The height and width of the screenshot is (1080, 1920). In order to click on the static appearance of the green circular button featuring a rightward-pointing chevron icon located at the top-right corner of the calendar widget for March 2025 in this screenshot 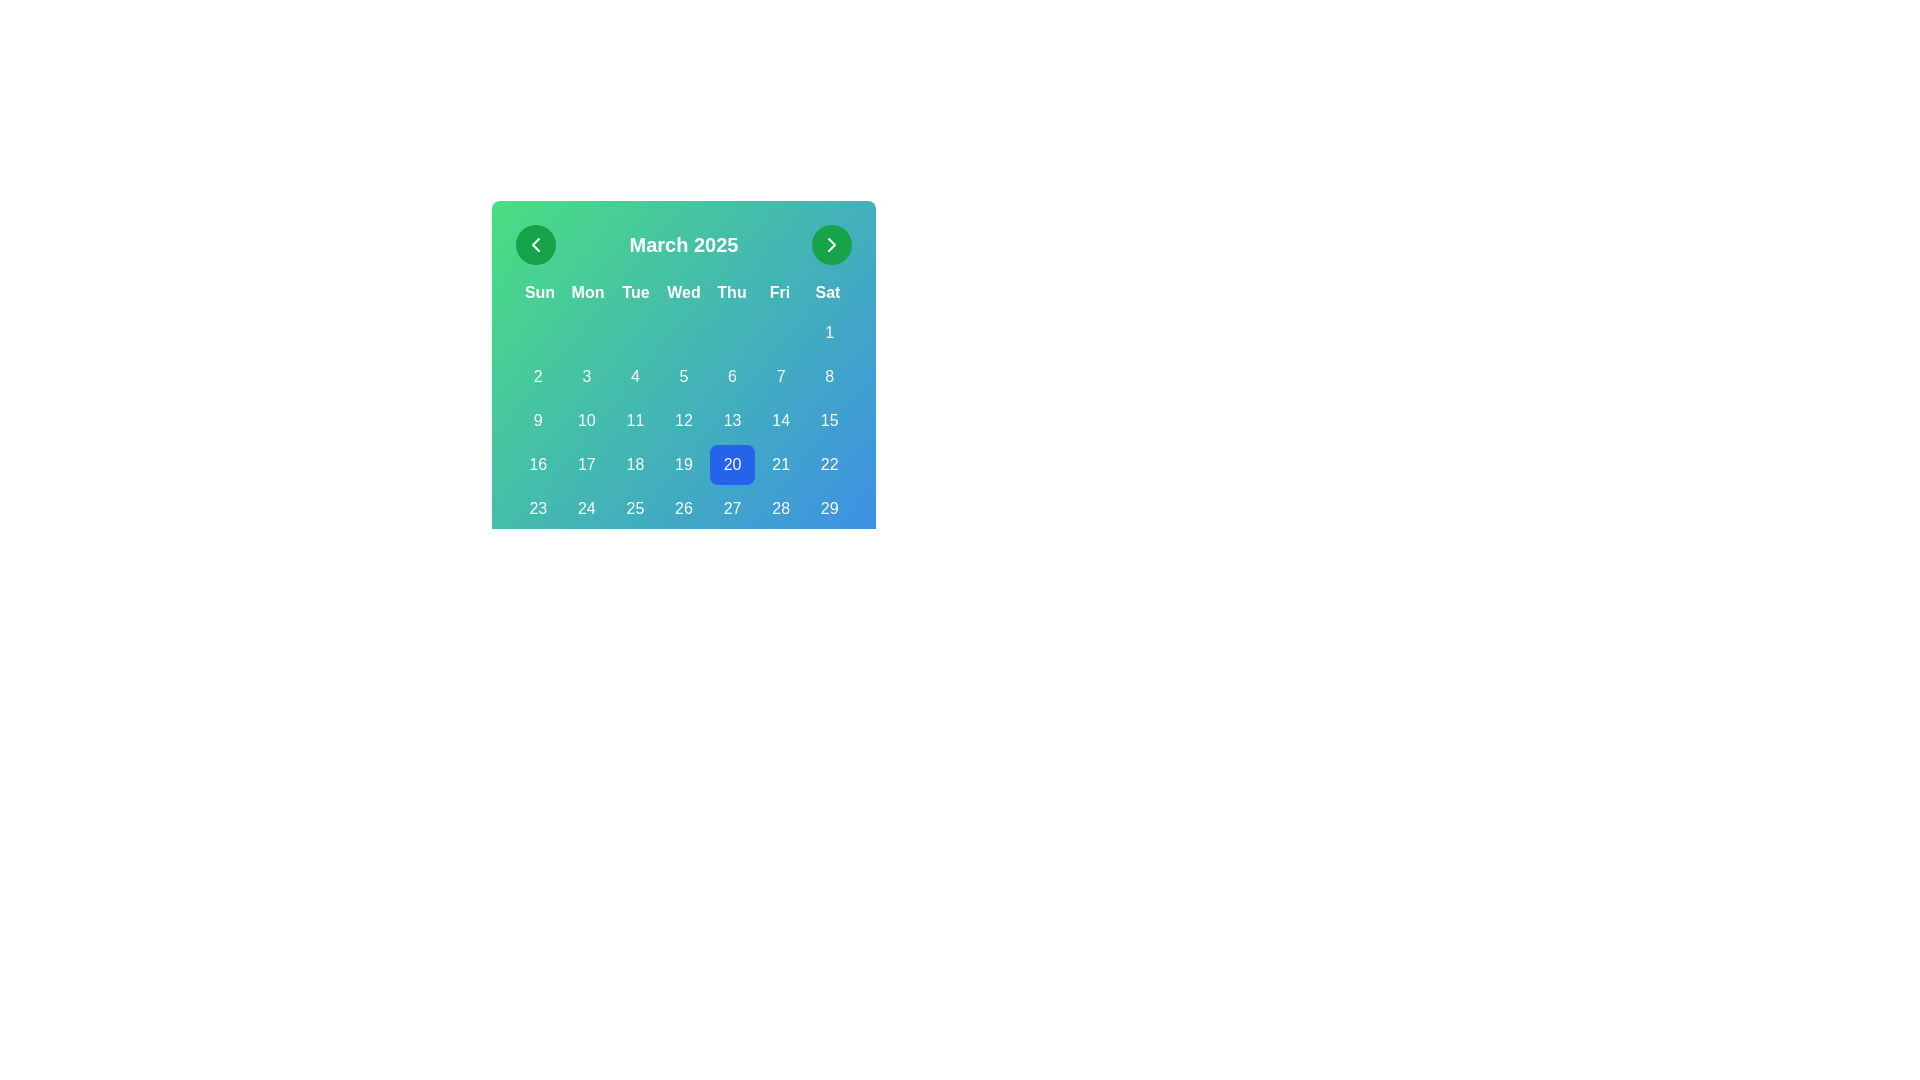, I will do `click(831, 244)`.